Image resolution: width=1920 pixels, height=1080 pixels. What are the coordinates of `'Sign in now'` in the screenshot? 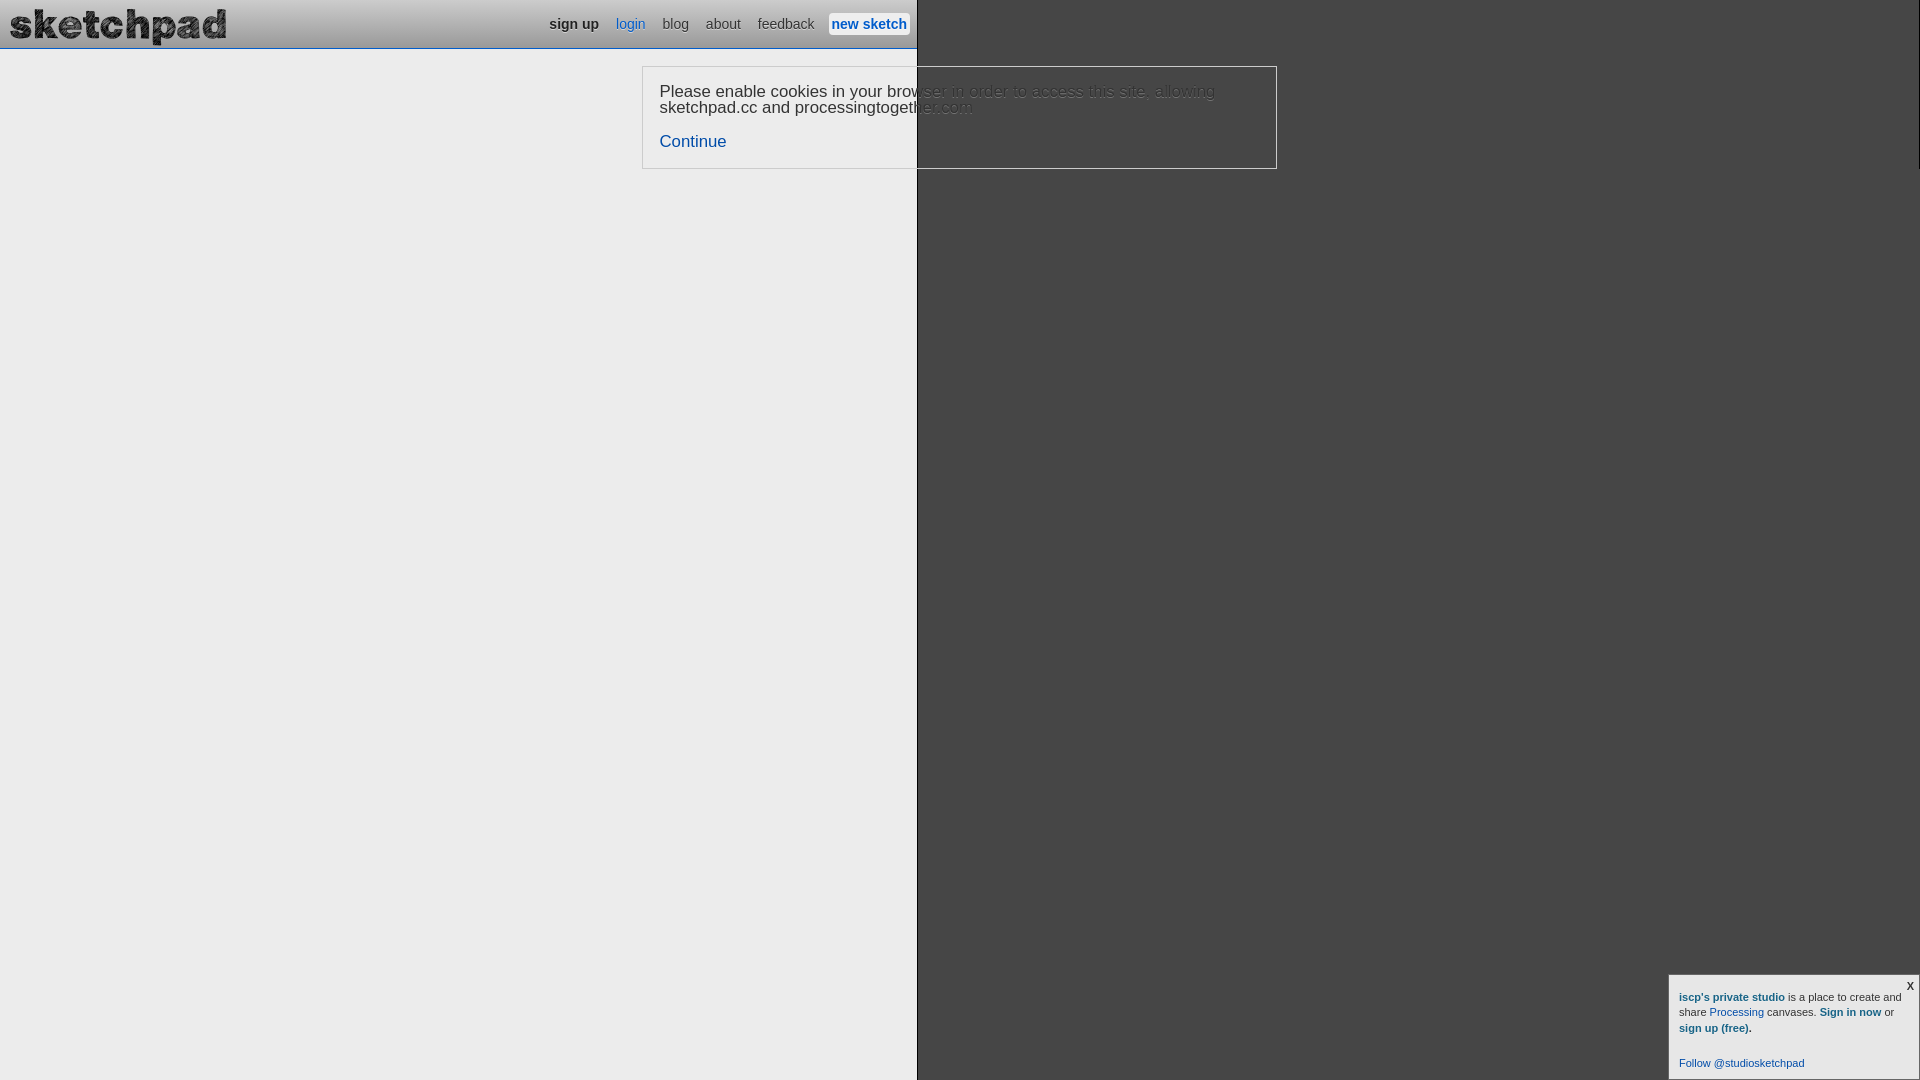 It's located at (1819, 1011).